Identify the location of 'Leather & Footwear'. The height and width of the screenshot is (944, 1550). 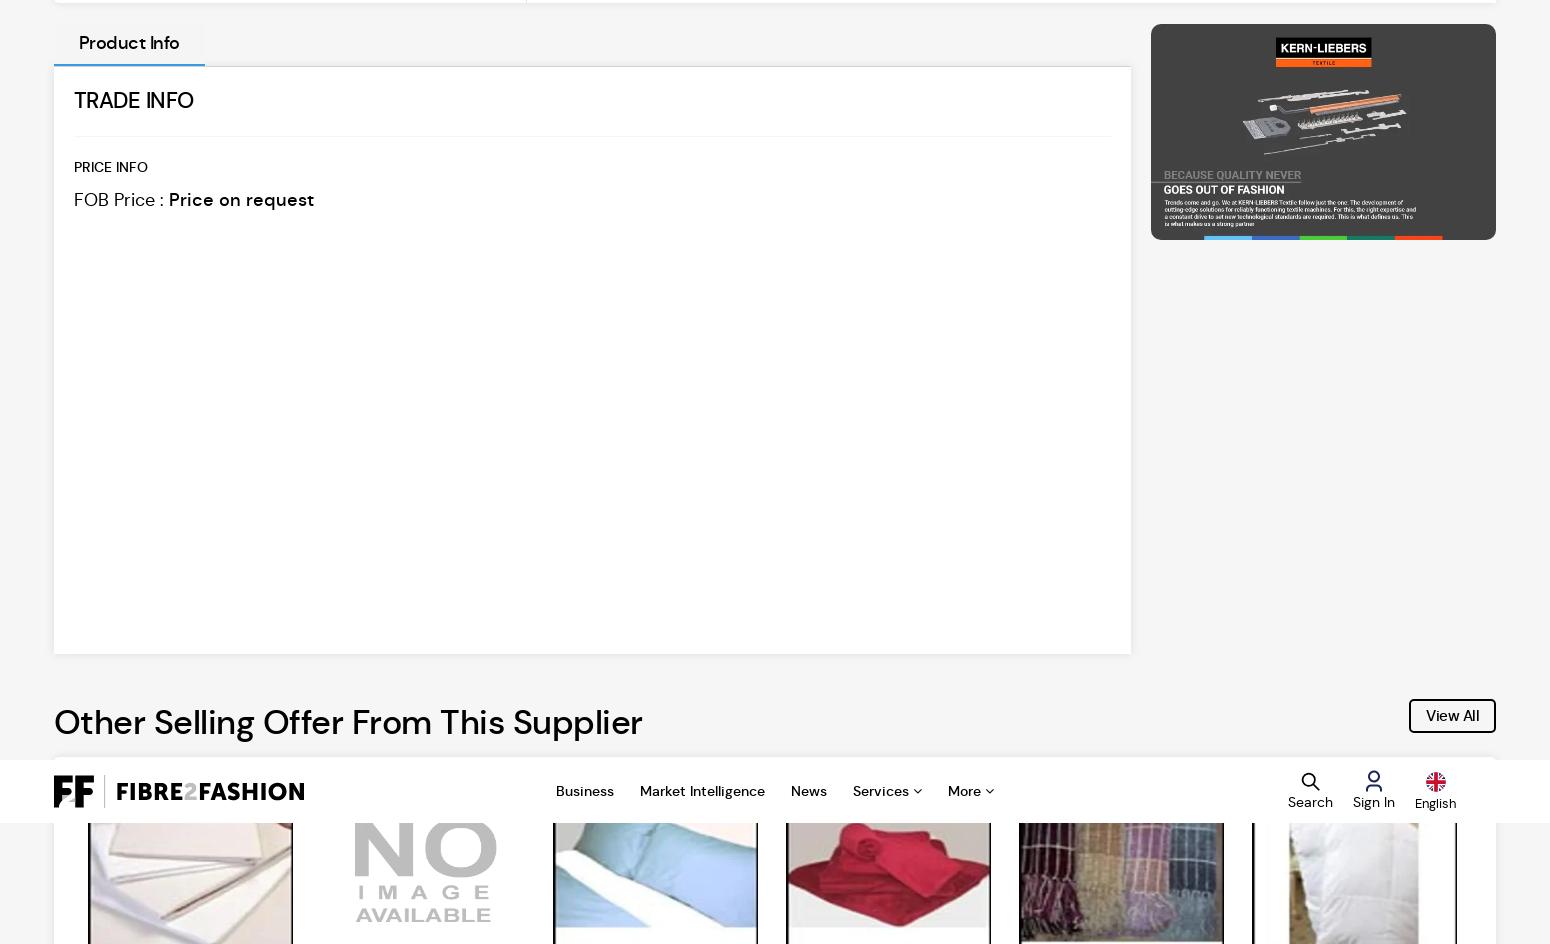
(465, 695).